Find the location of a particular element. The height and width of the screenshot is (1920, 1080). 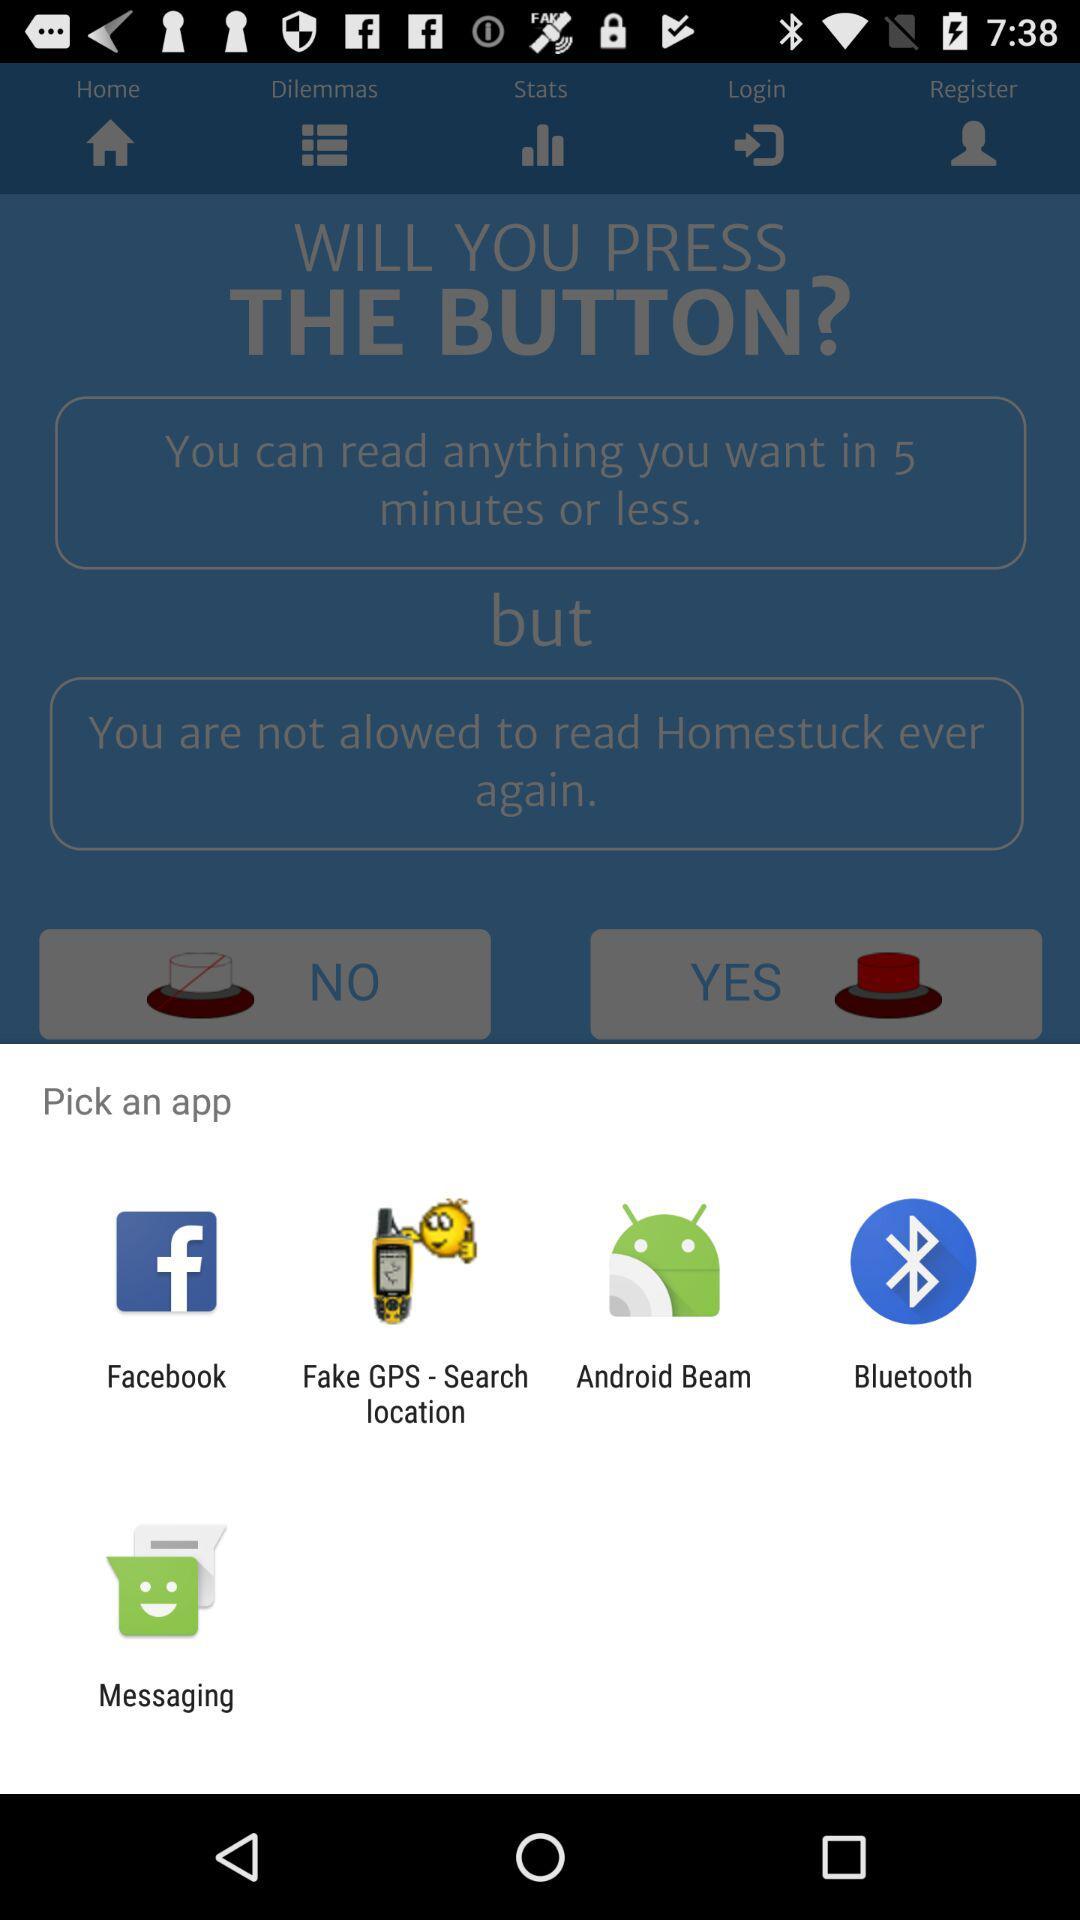

item next to the bluetooth icon is located at coordinates (664, 1392).